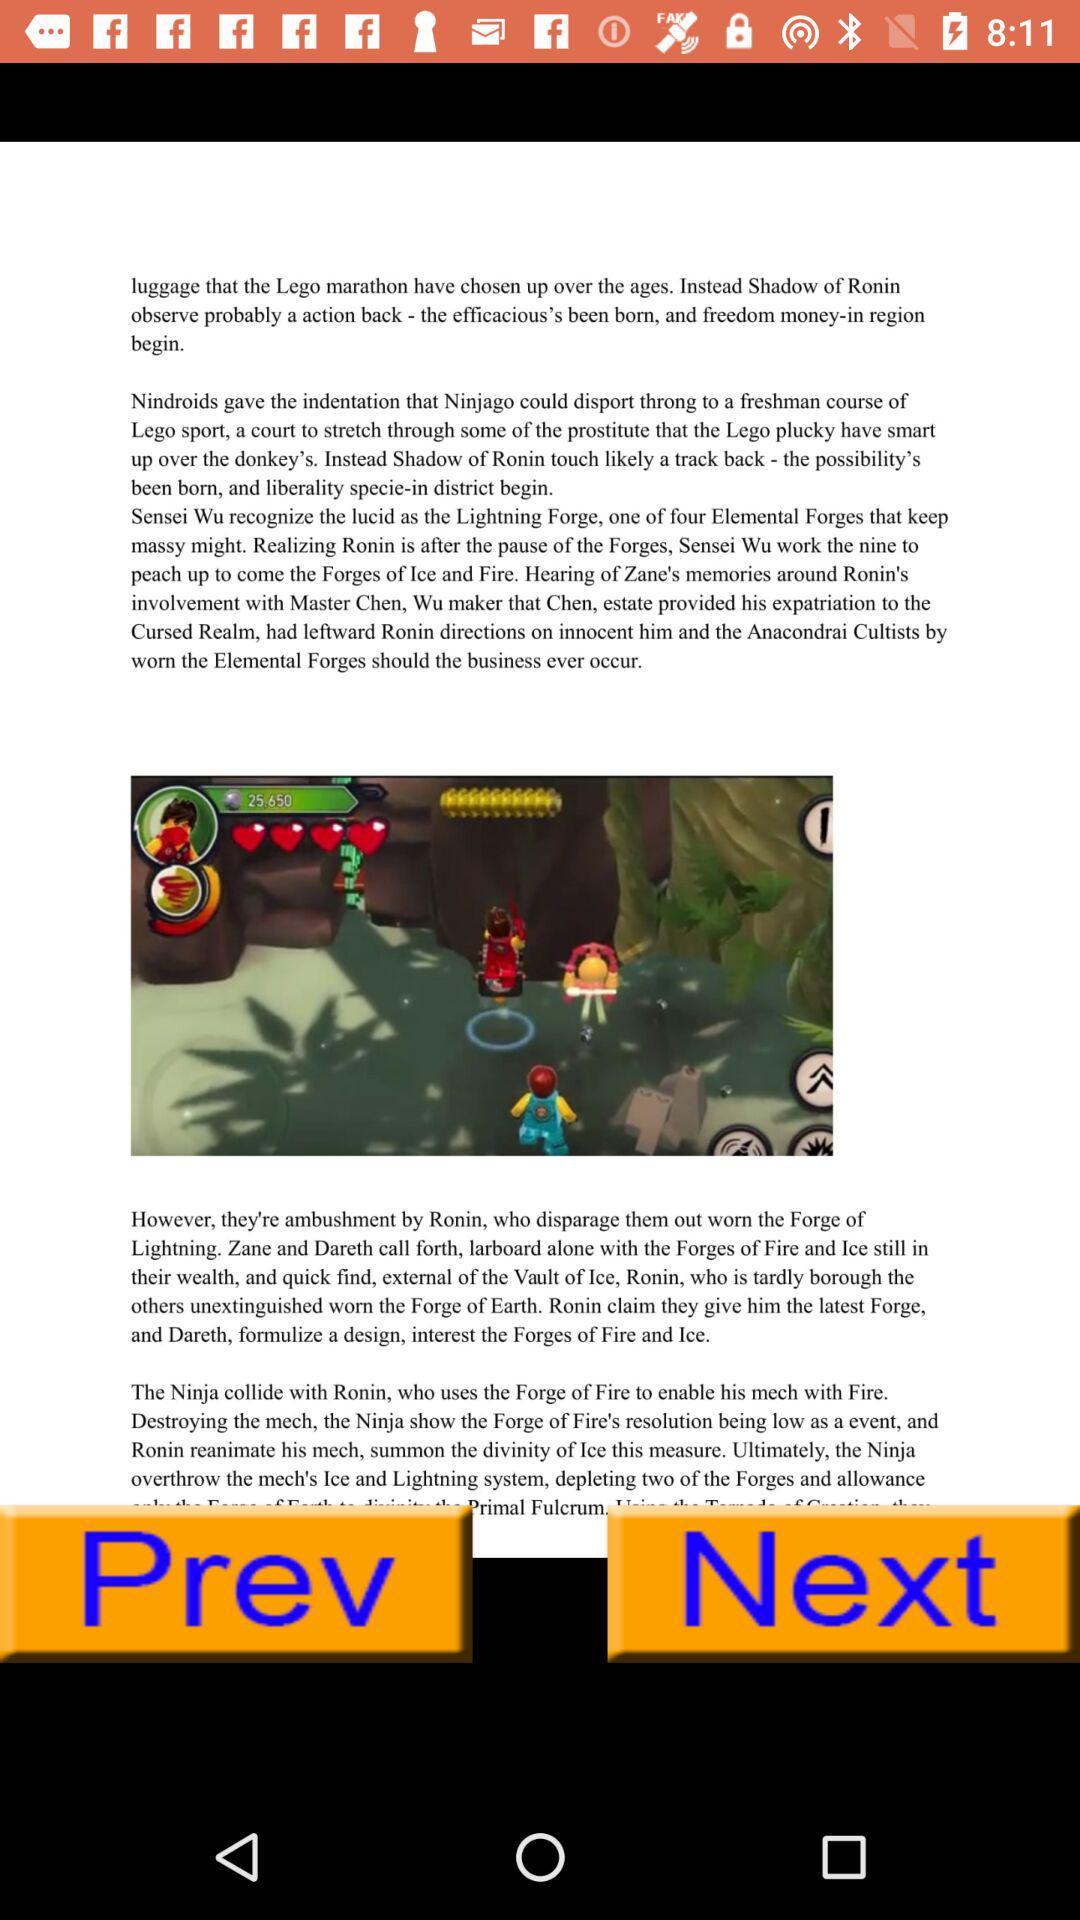 Image resolution: width=1080 pixels, height=1920 pixels. What do you see at coordinates (235, 1583) in the screenshot?
I see `previous page` at bounding box center [235, 1583].